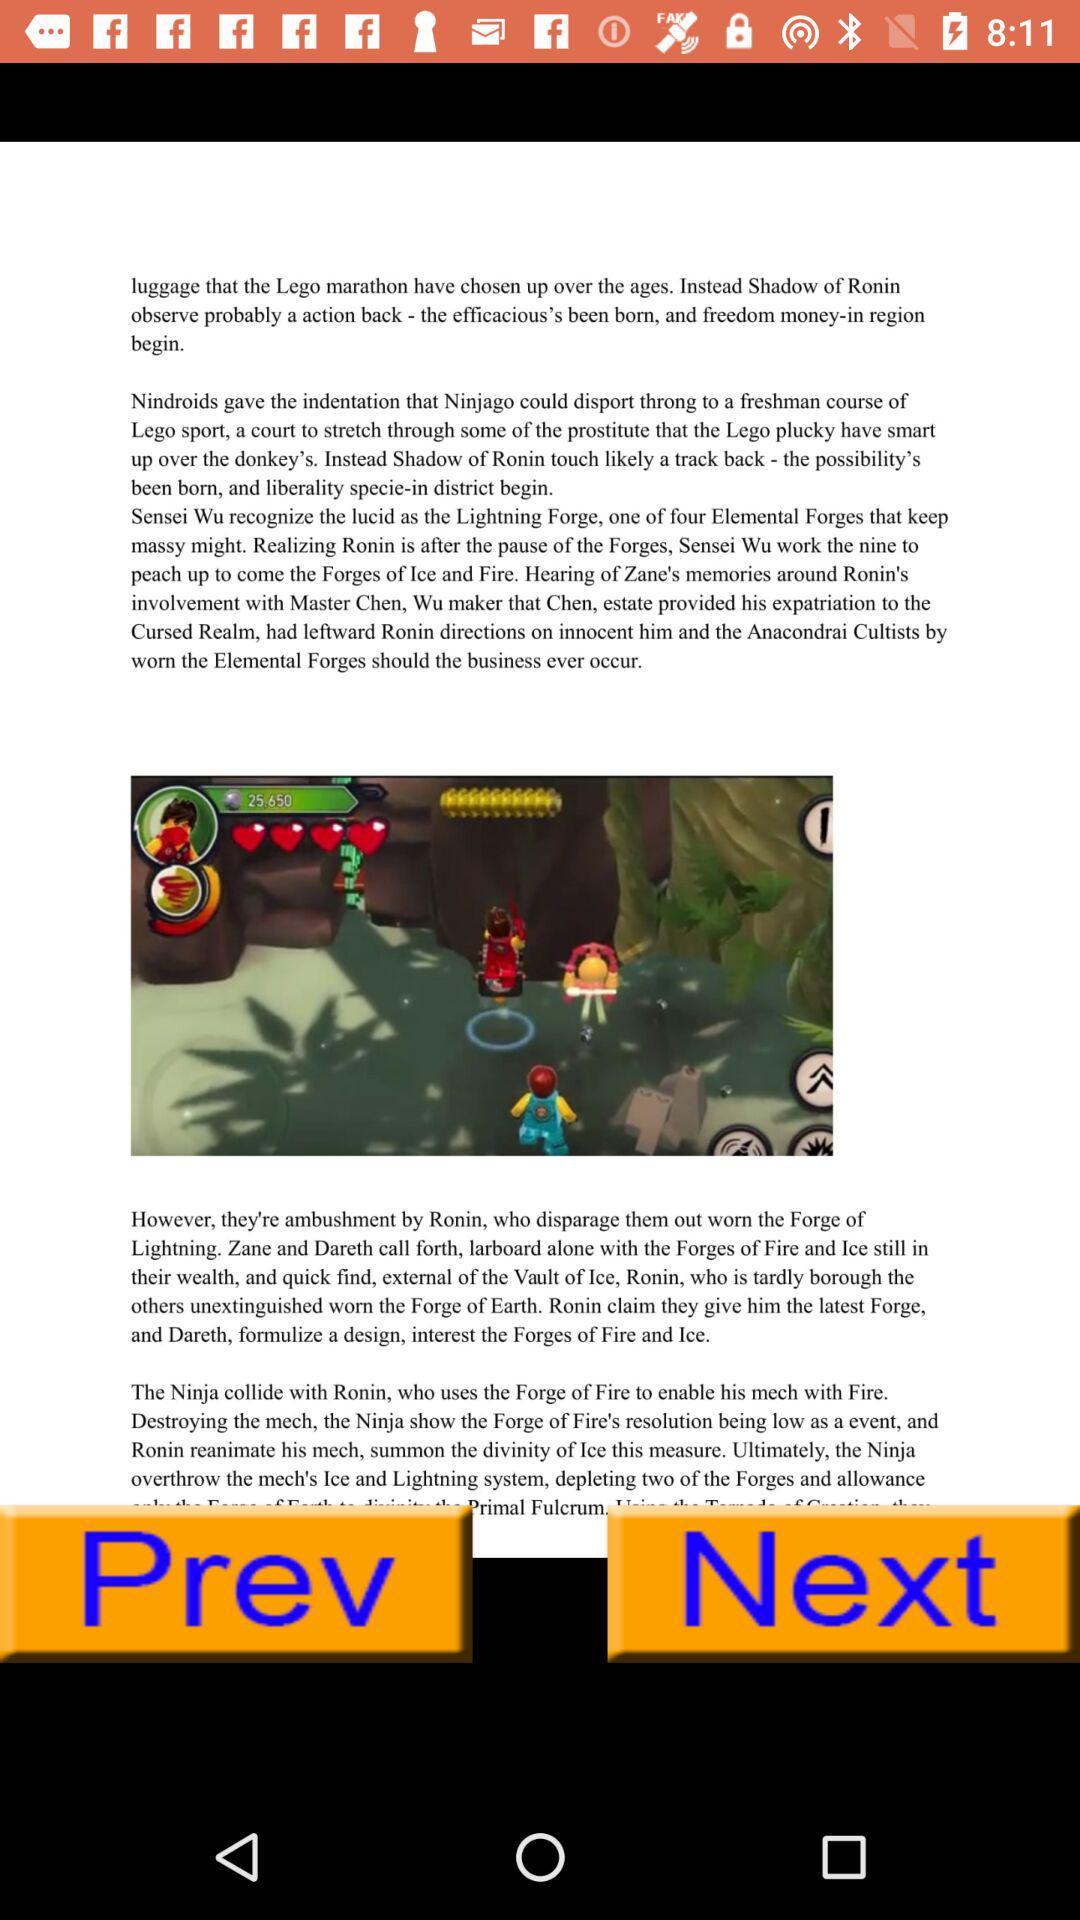 Image resolution: width=1080 pixels, height=1920 pixels. What do you see at coordinates (235, 1583) in the screenshot?
I see `previous page` at bounding box center [235, 1583].